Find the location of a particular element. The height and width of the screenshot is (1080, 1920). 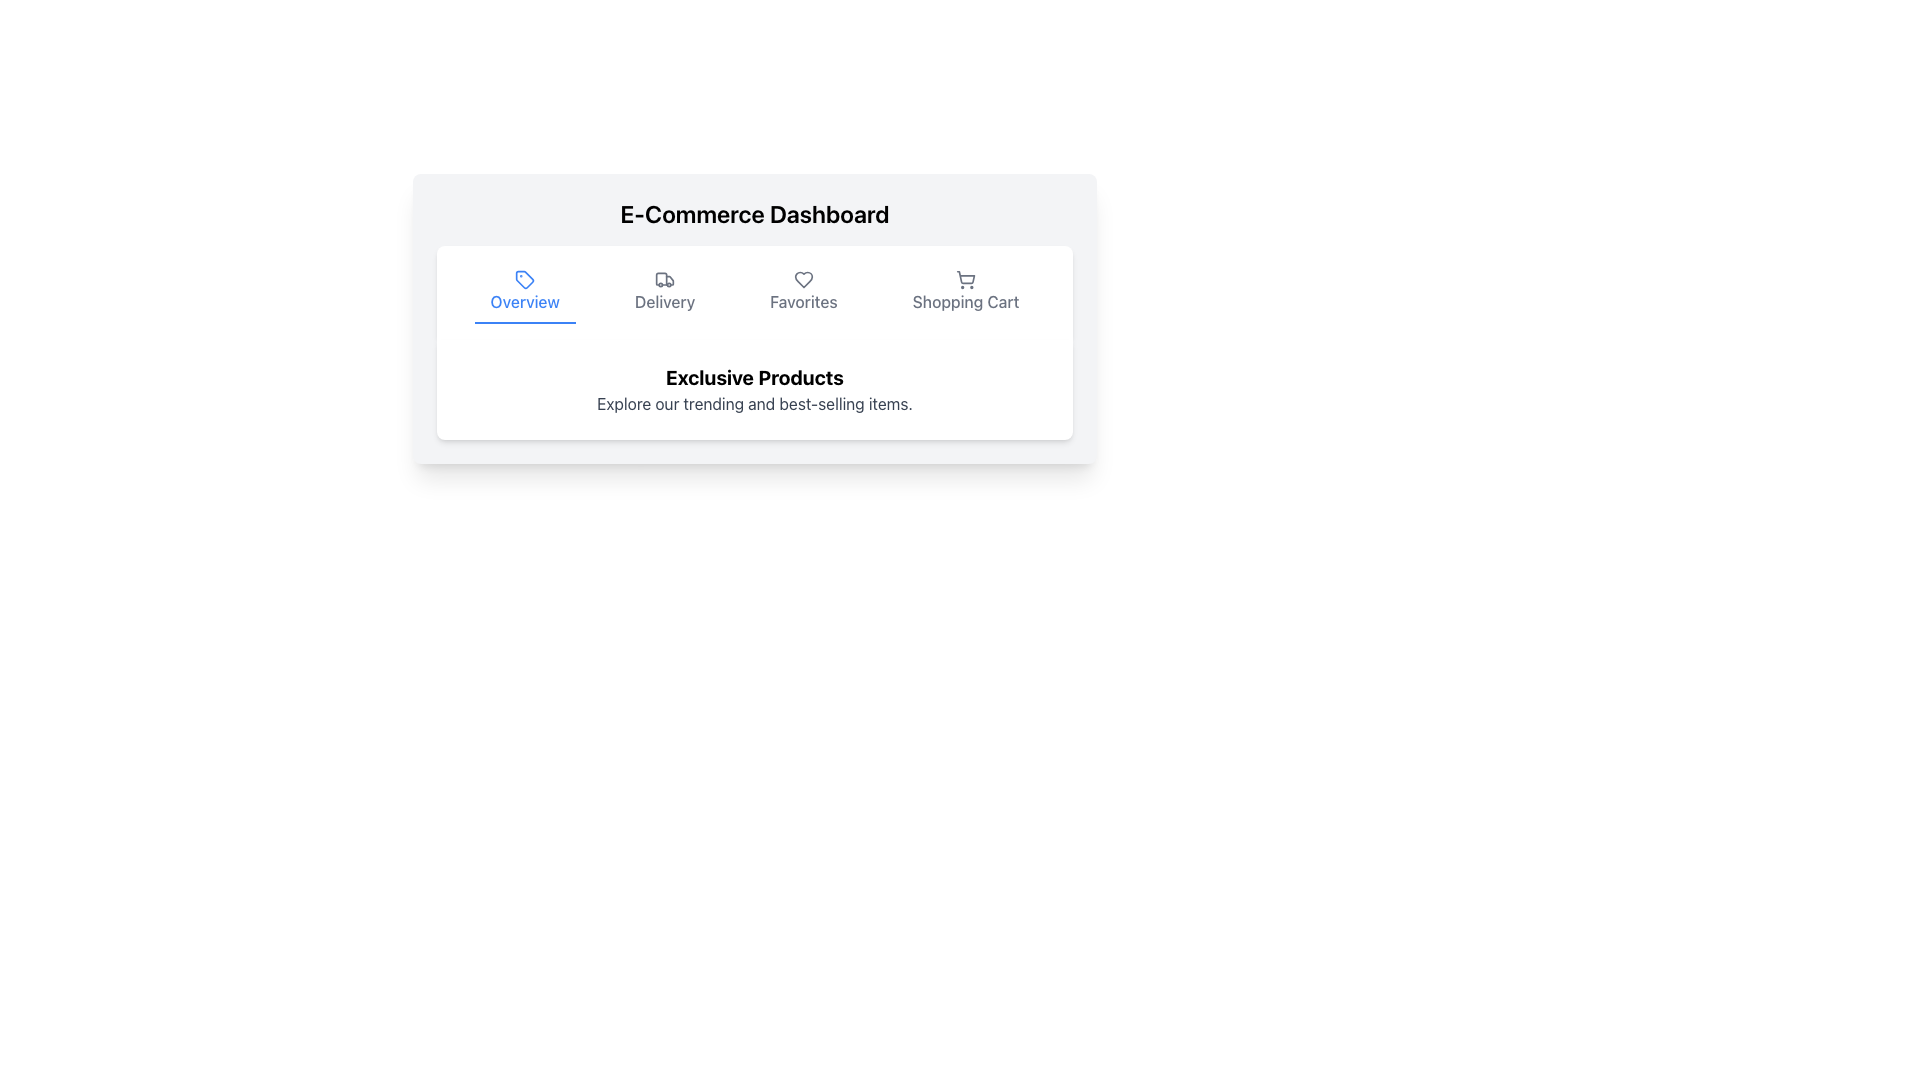

the truck icon located at the center of the 'Delivery' button in the navigation panel of the 'E-Commerce Dashboard' is located at coordinates (665, 280).